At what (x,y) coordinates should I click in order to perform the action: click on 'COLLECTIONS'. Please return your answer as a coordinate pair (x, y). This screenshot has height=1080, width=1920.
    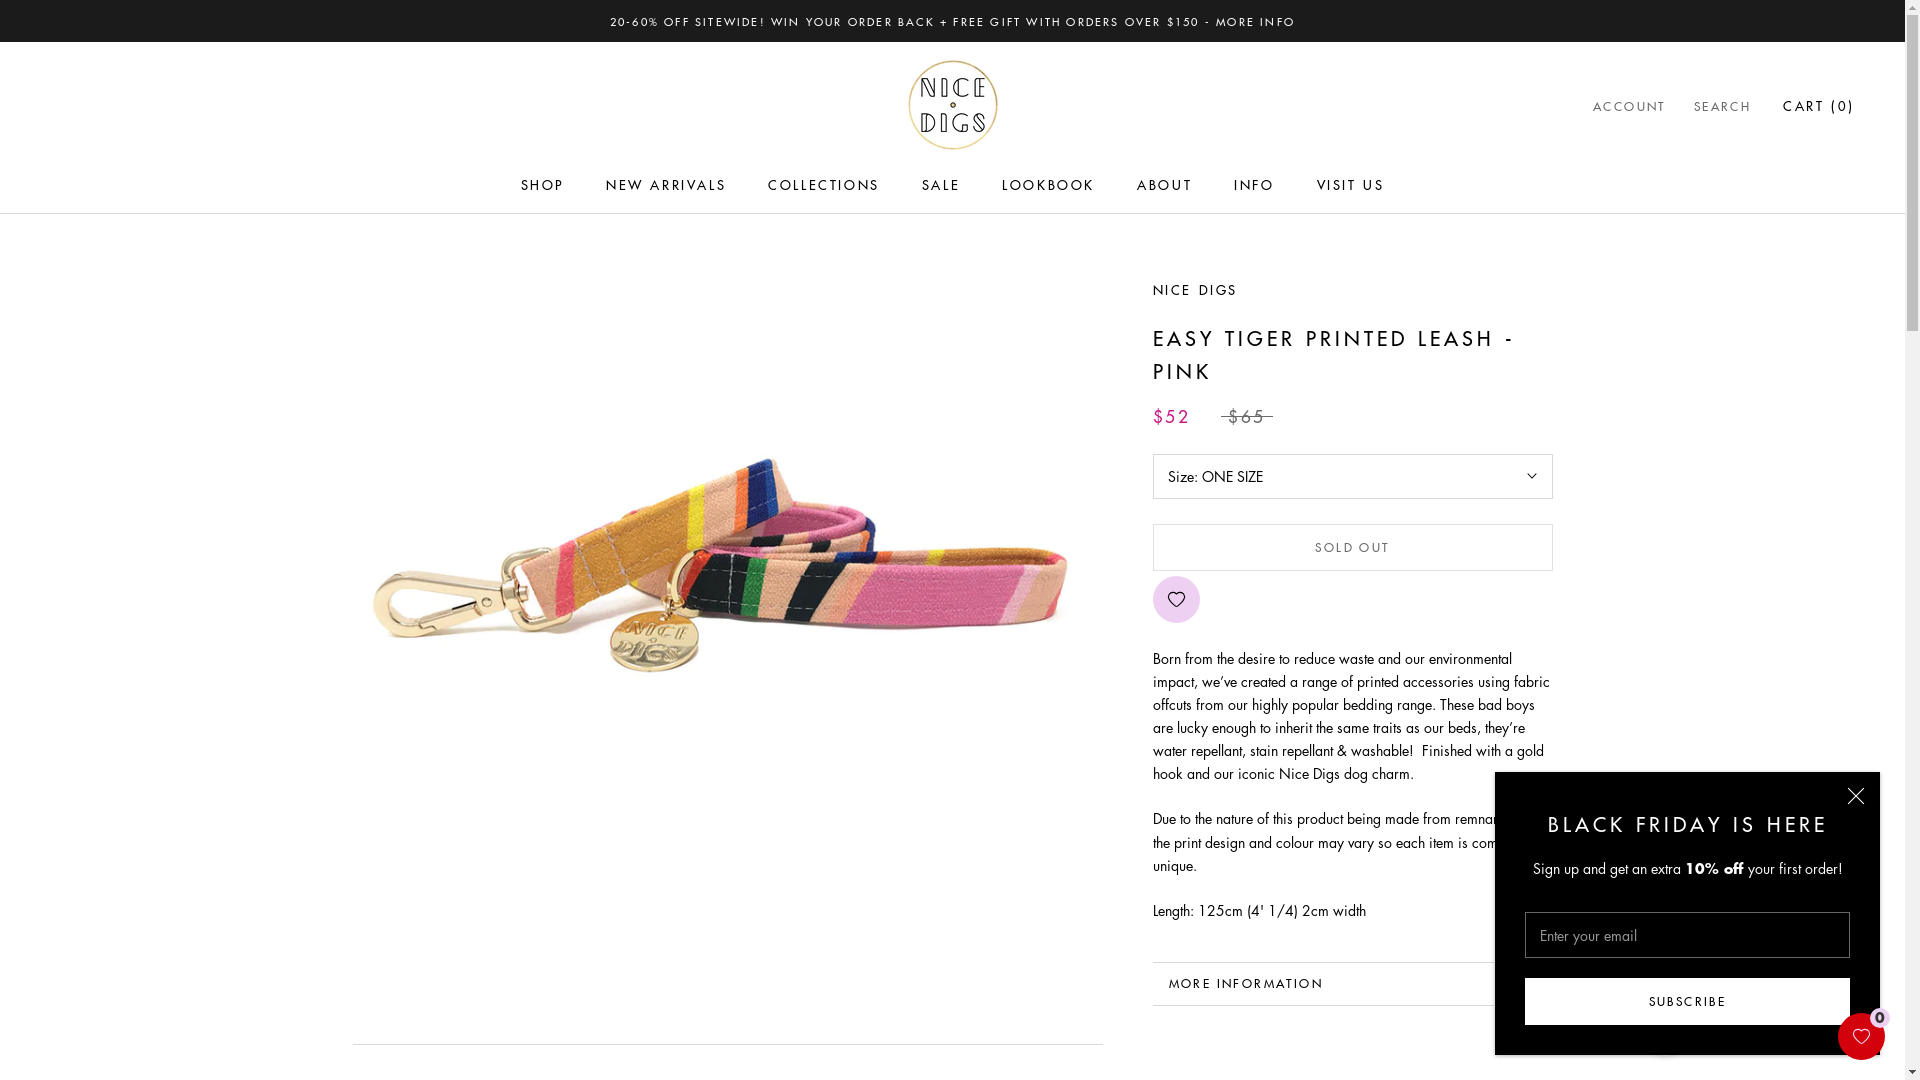
    Looking at the image, I should click on (824, 184).